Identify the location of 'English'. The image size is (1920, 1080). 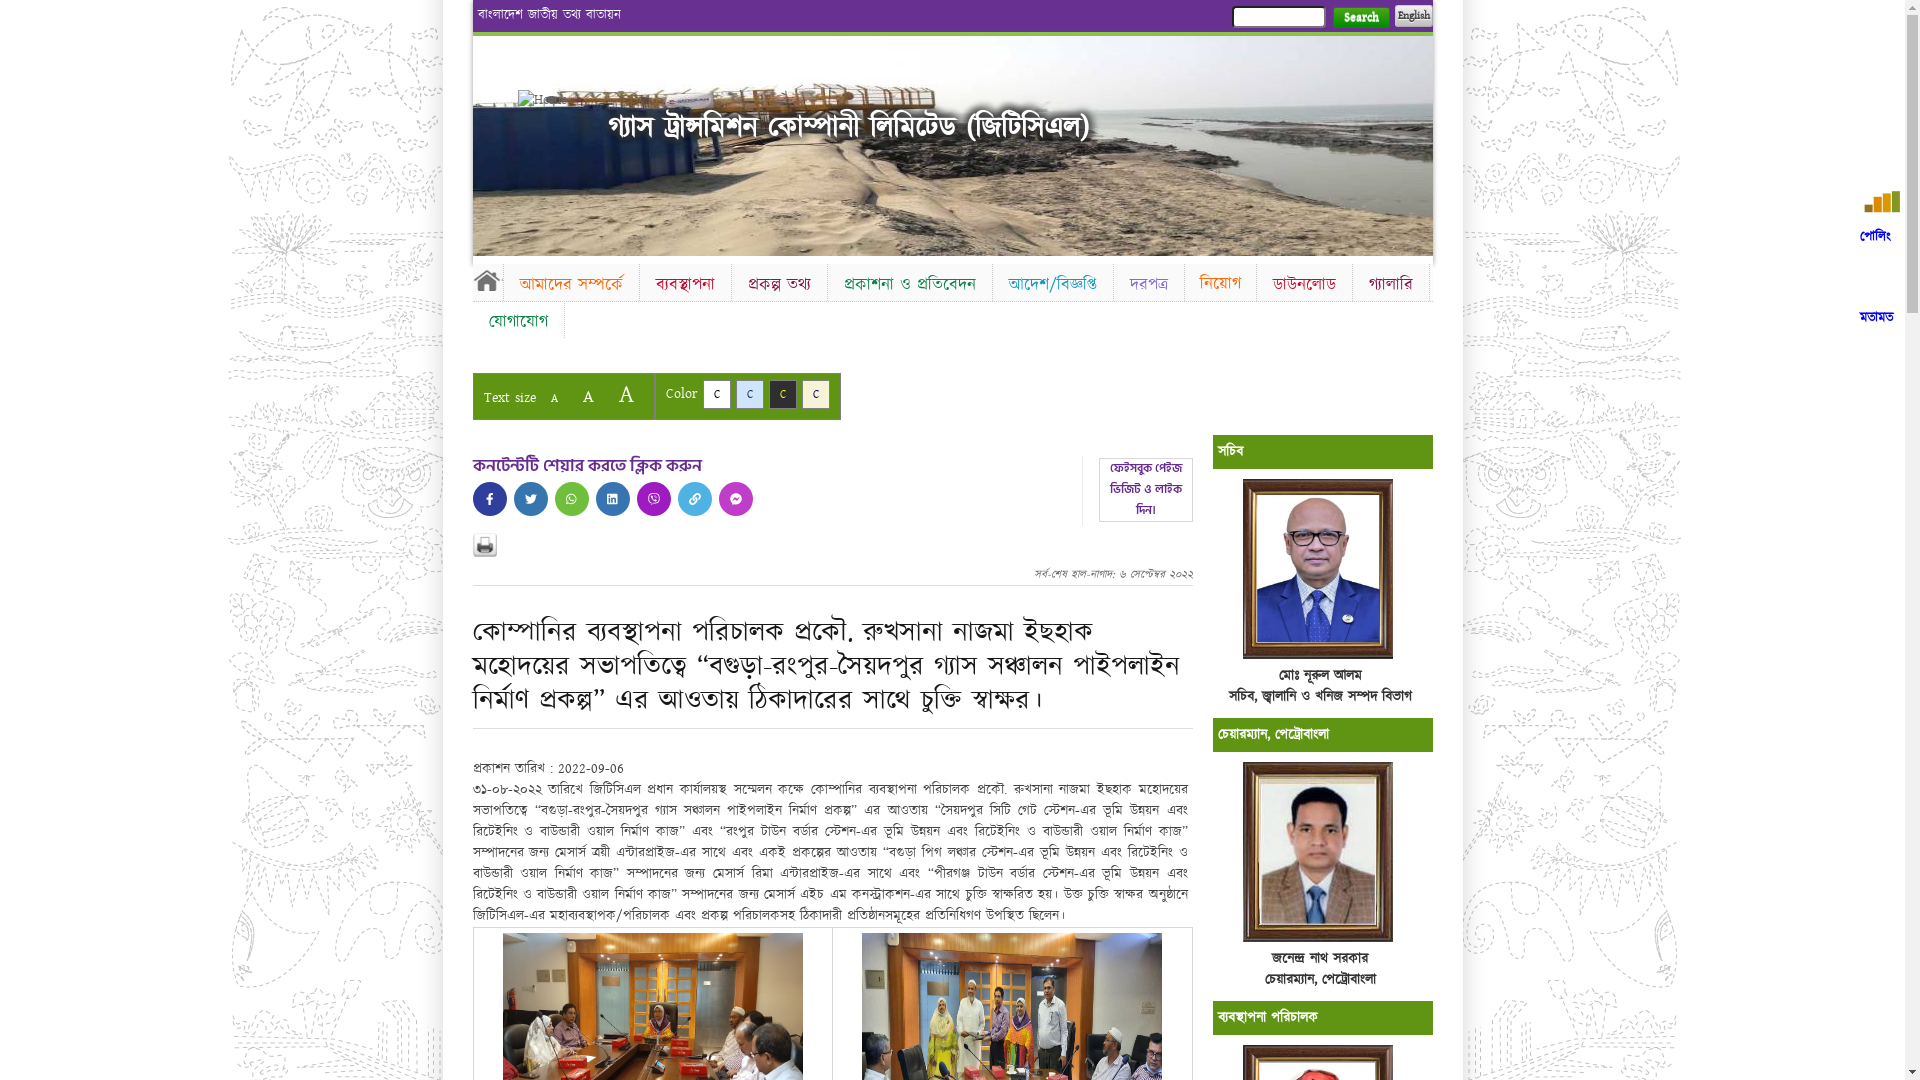
(1411, 15).